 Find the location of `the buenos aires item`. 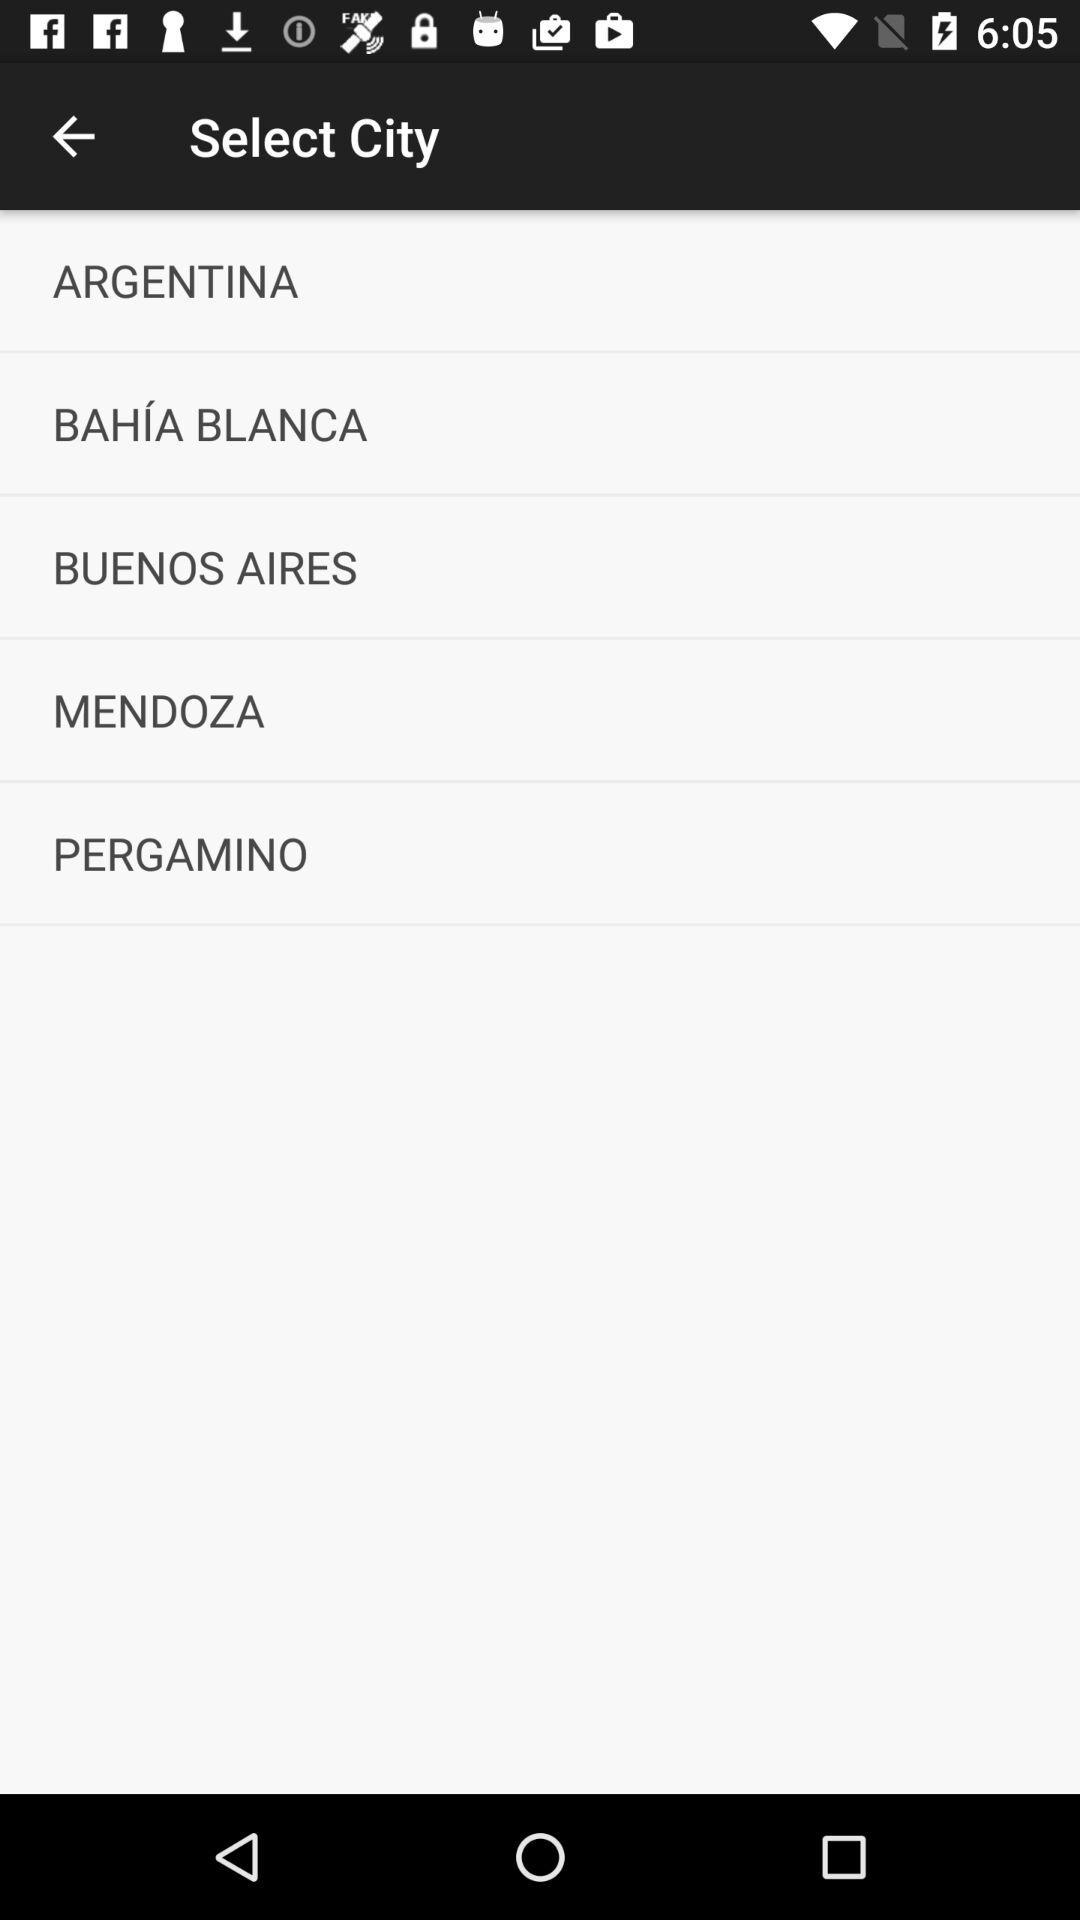

the buenos aires item is located at coordinates (540, 565).